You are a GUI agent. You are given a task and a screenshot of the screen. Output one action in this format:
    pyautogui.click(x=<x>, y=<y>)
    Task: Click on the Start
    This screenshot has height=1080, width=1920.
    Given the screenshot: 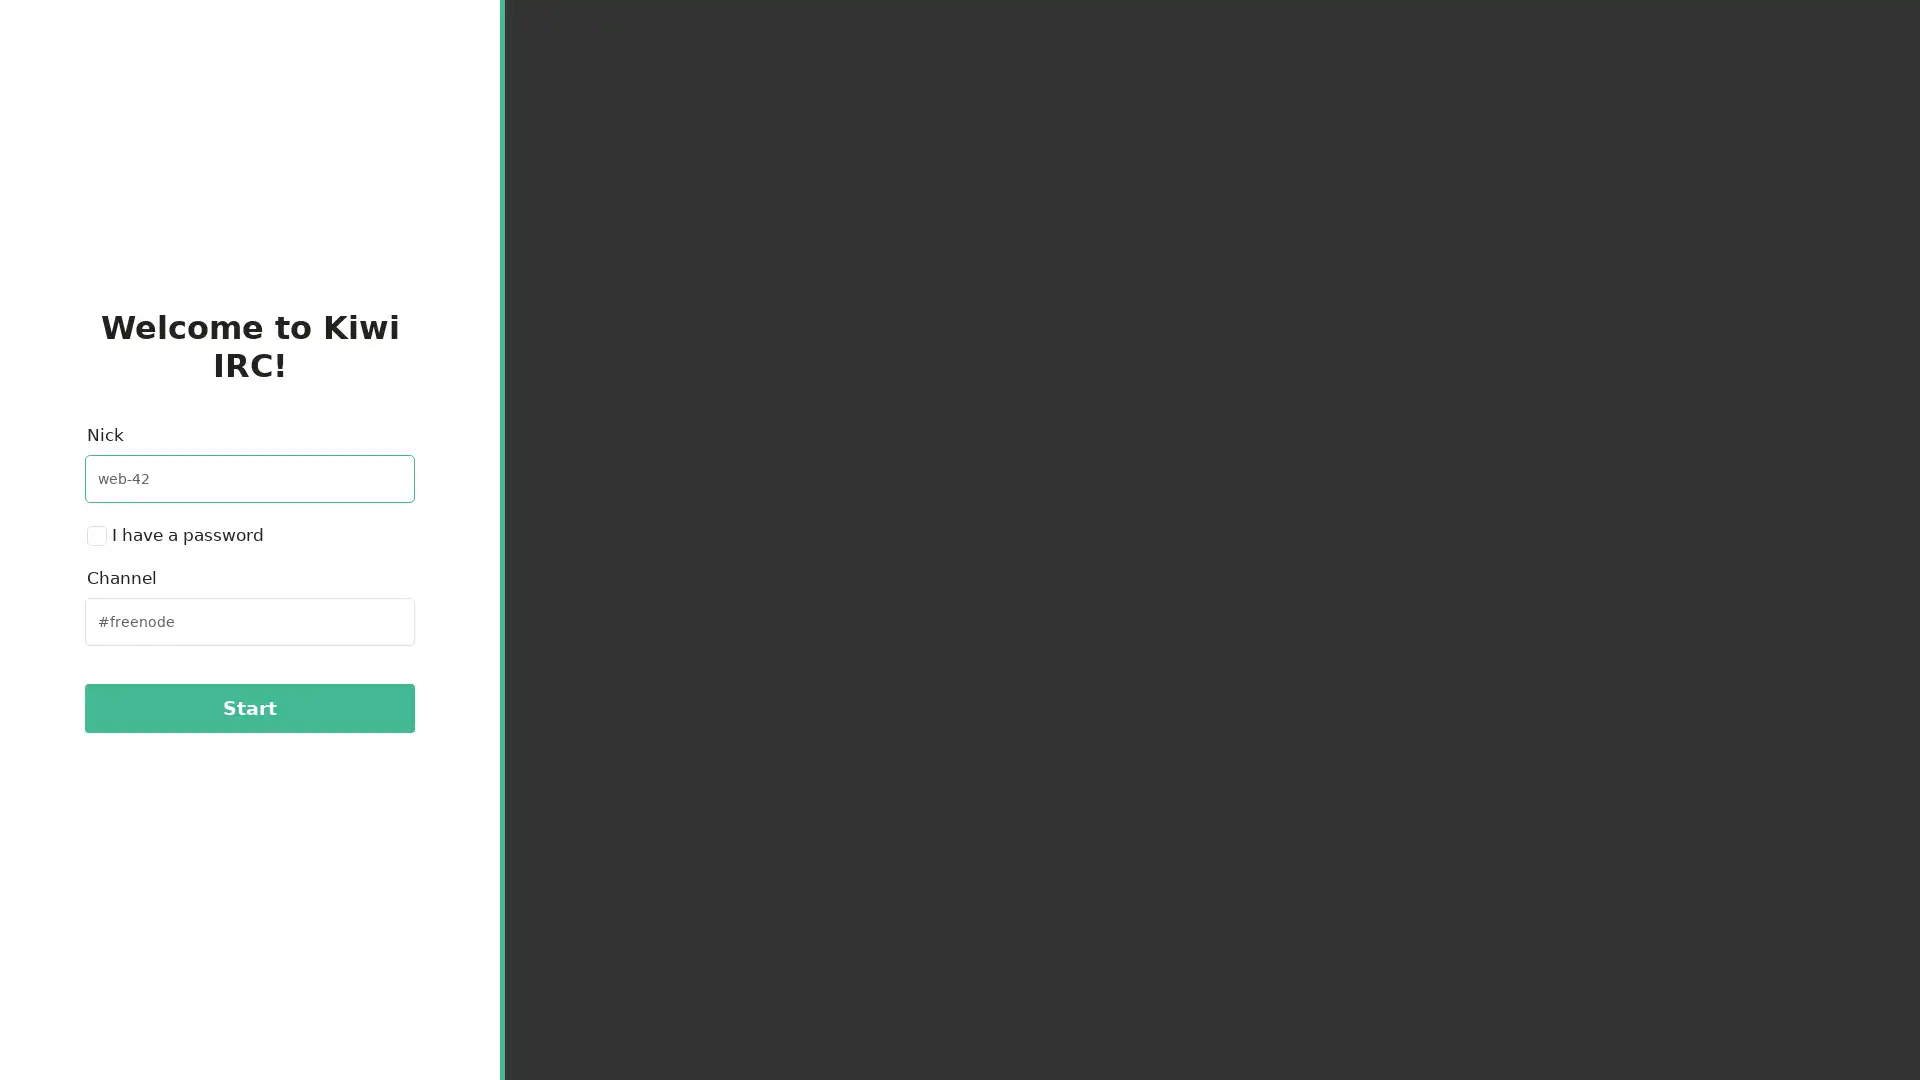 What is the action you would take?
    pyautogui.click(x=248, y=707)
    